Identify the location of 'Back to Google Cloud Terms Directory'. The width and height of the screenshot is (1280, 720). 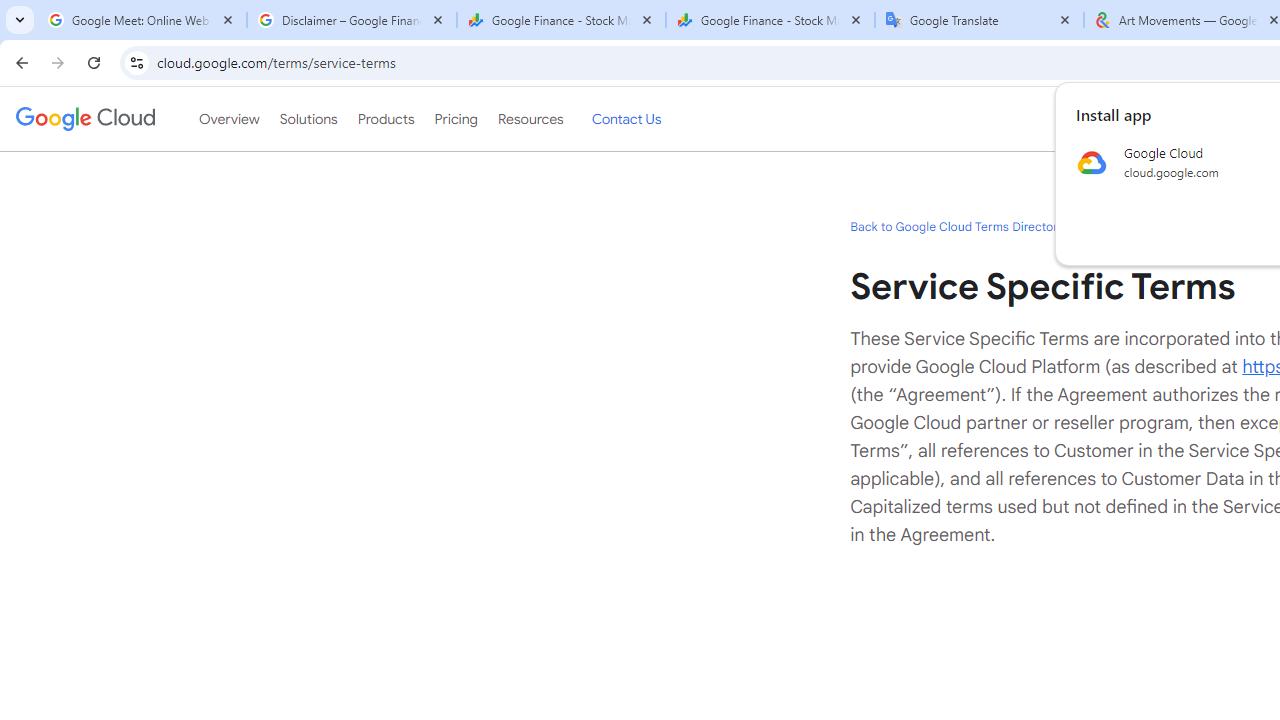
(956, 225).